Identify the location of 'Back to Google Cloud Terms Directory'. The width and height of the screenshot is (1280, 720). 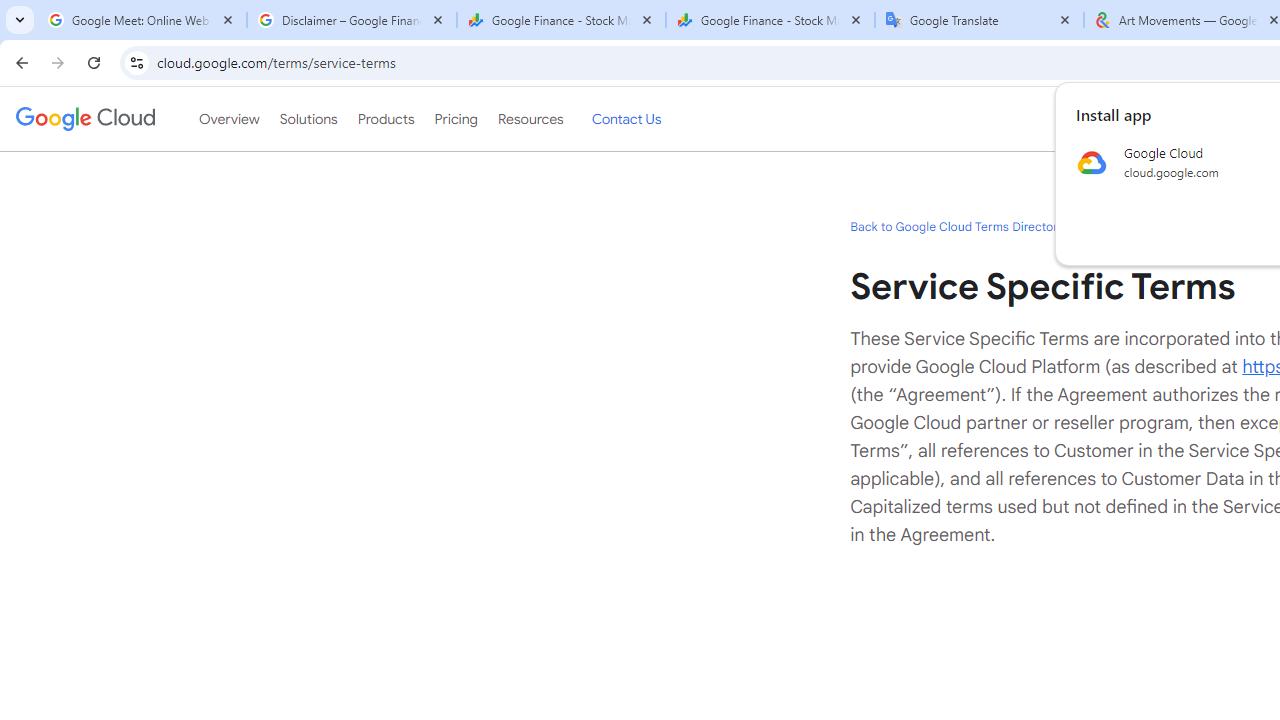
(956, 225).